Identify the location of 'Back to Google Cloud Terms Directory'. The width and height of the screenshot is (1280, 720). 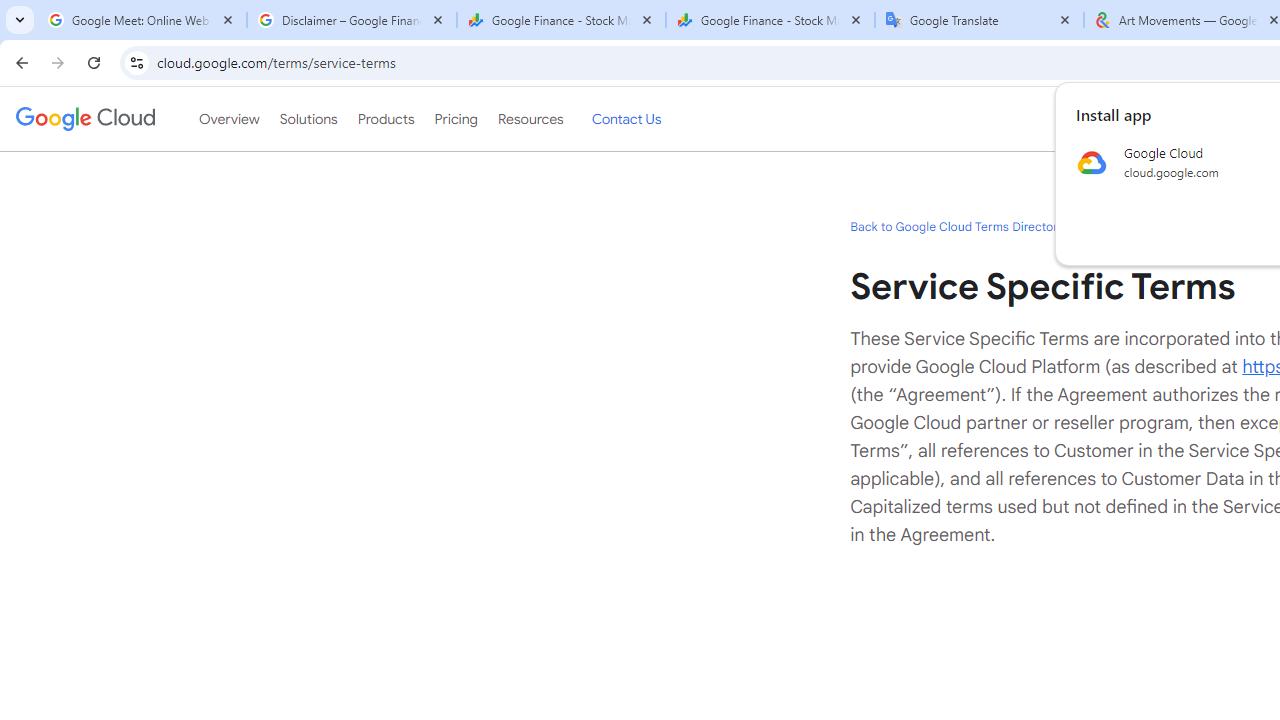
(956, 225).